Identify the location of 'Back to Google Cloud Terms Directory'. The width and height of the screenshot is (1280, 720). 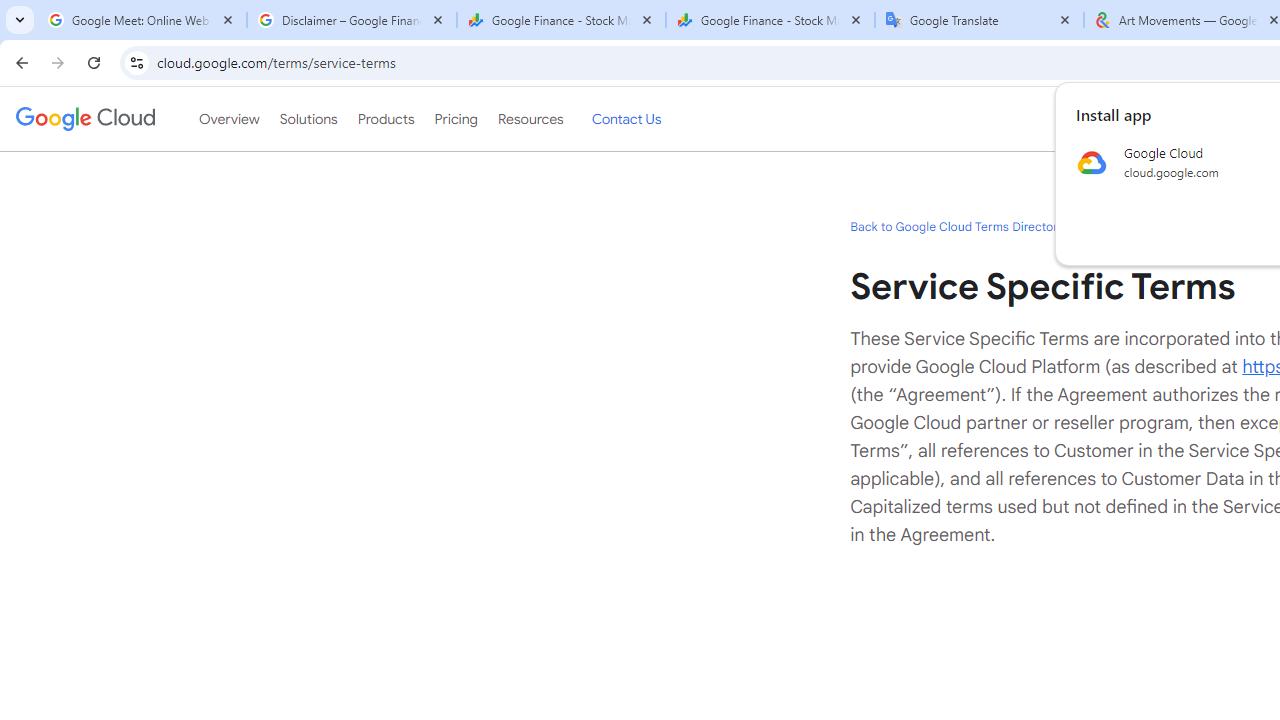
(956, 225).